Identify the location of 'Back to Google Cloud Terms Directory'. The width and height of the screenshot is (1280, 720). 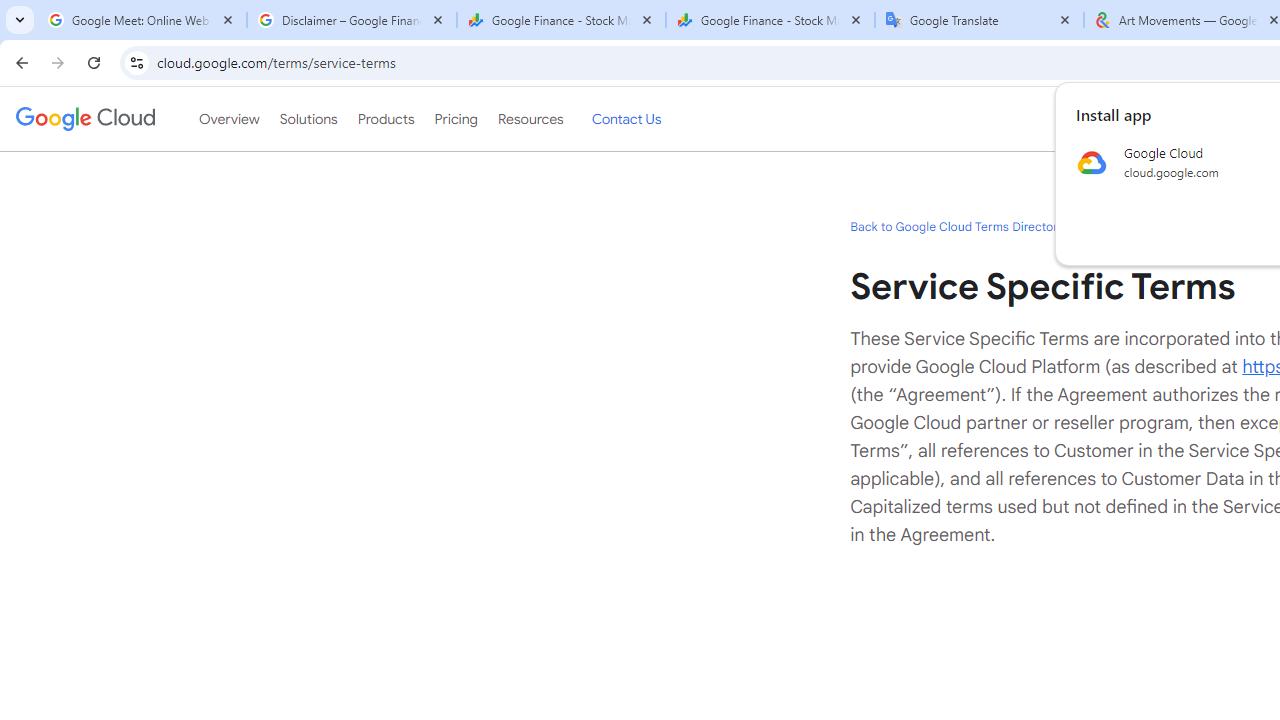
(956, 225).